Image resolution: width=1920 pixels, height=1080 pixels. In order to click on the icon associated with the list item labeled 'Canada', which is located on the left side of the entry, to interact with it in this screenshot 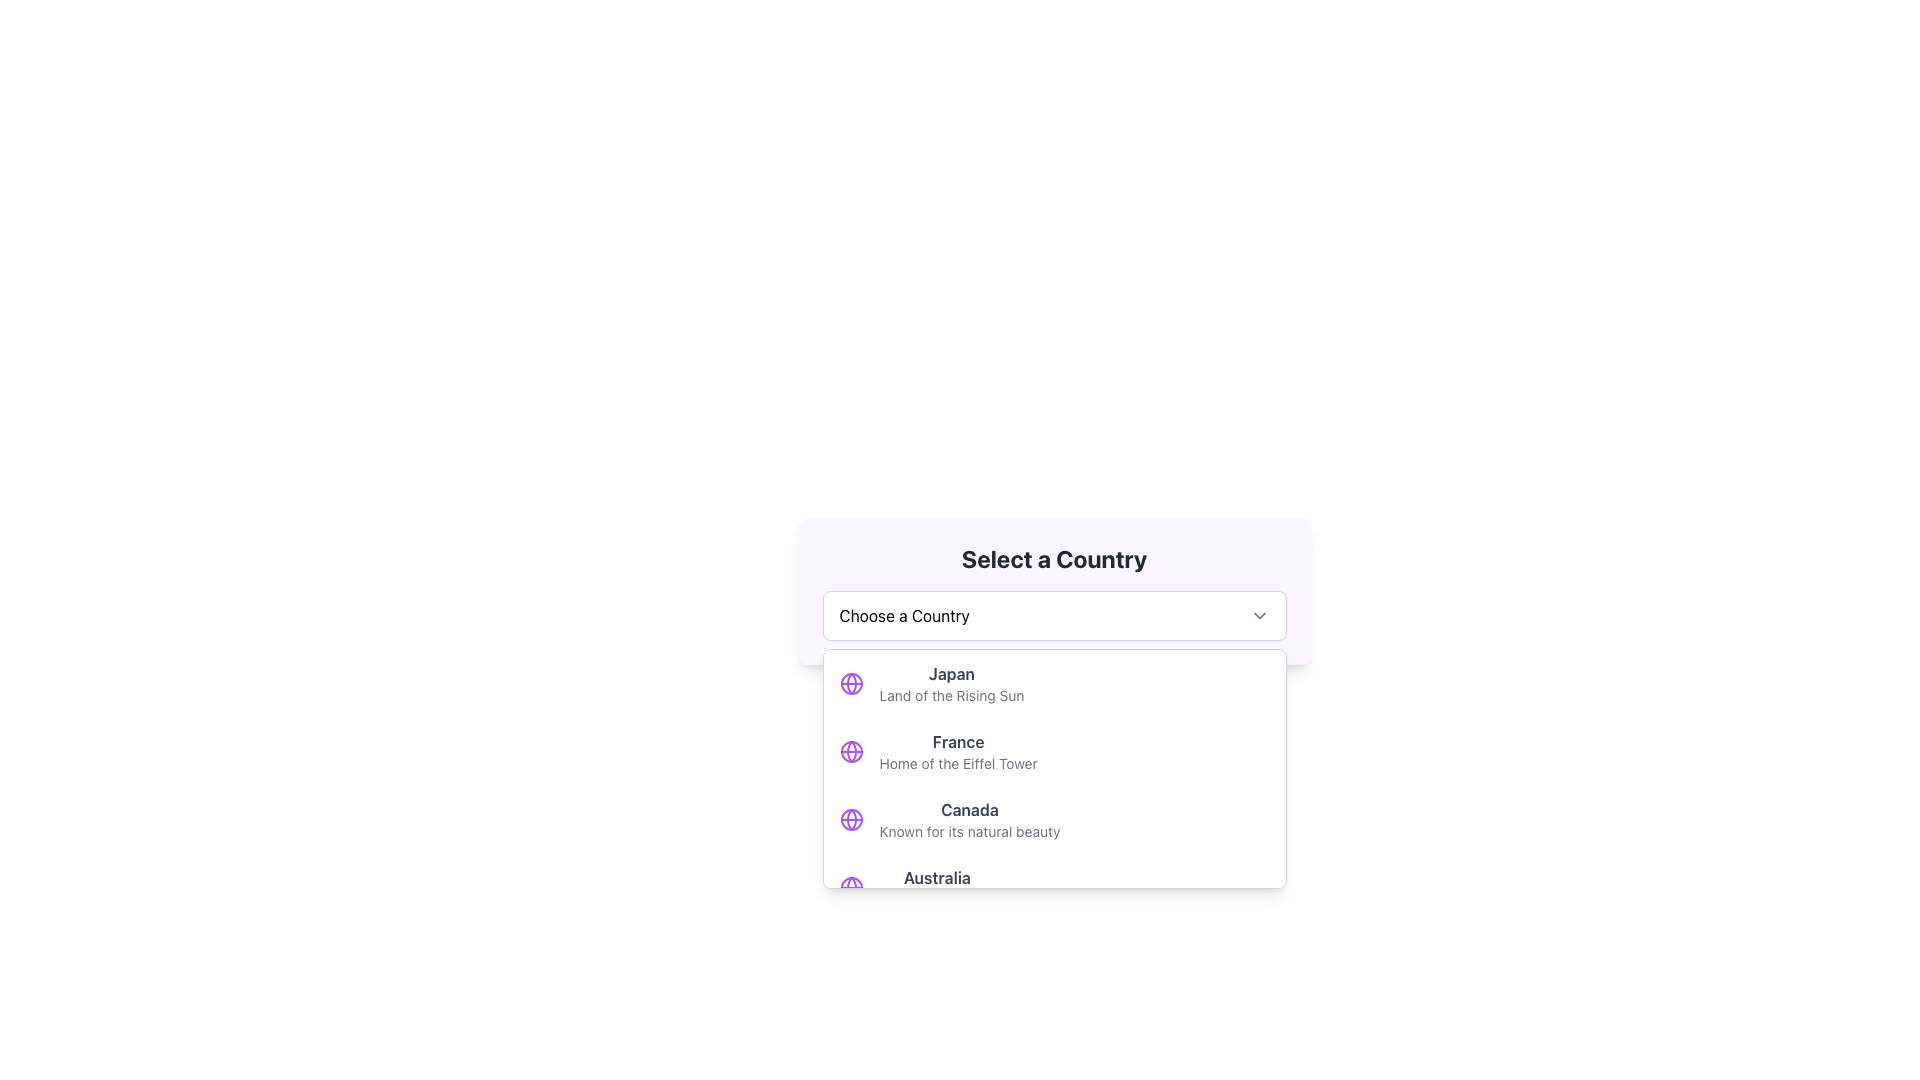, I will do `click(851, 820)`.